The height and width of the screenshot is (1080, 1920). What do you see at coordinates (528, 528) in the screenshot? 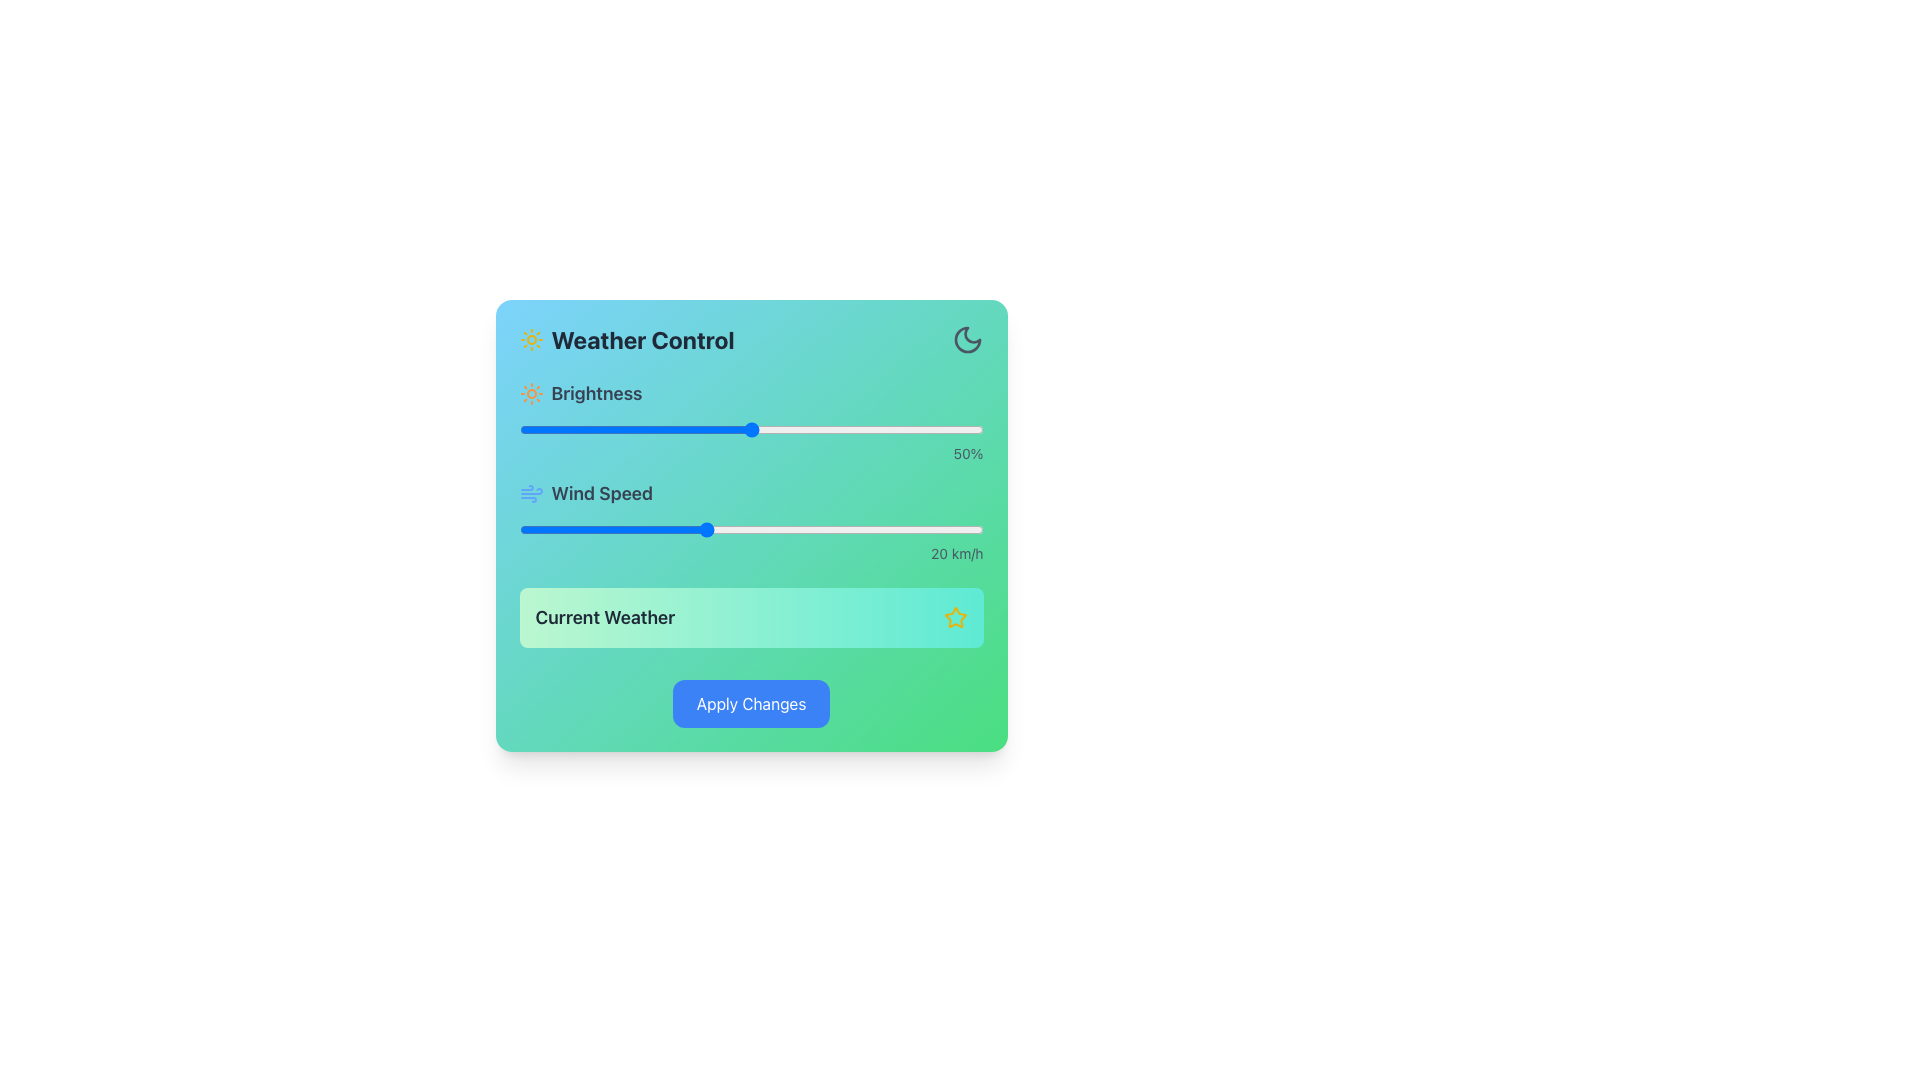
I see `wind speed` at bounding box center [528, 528].